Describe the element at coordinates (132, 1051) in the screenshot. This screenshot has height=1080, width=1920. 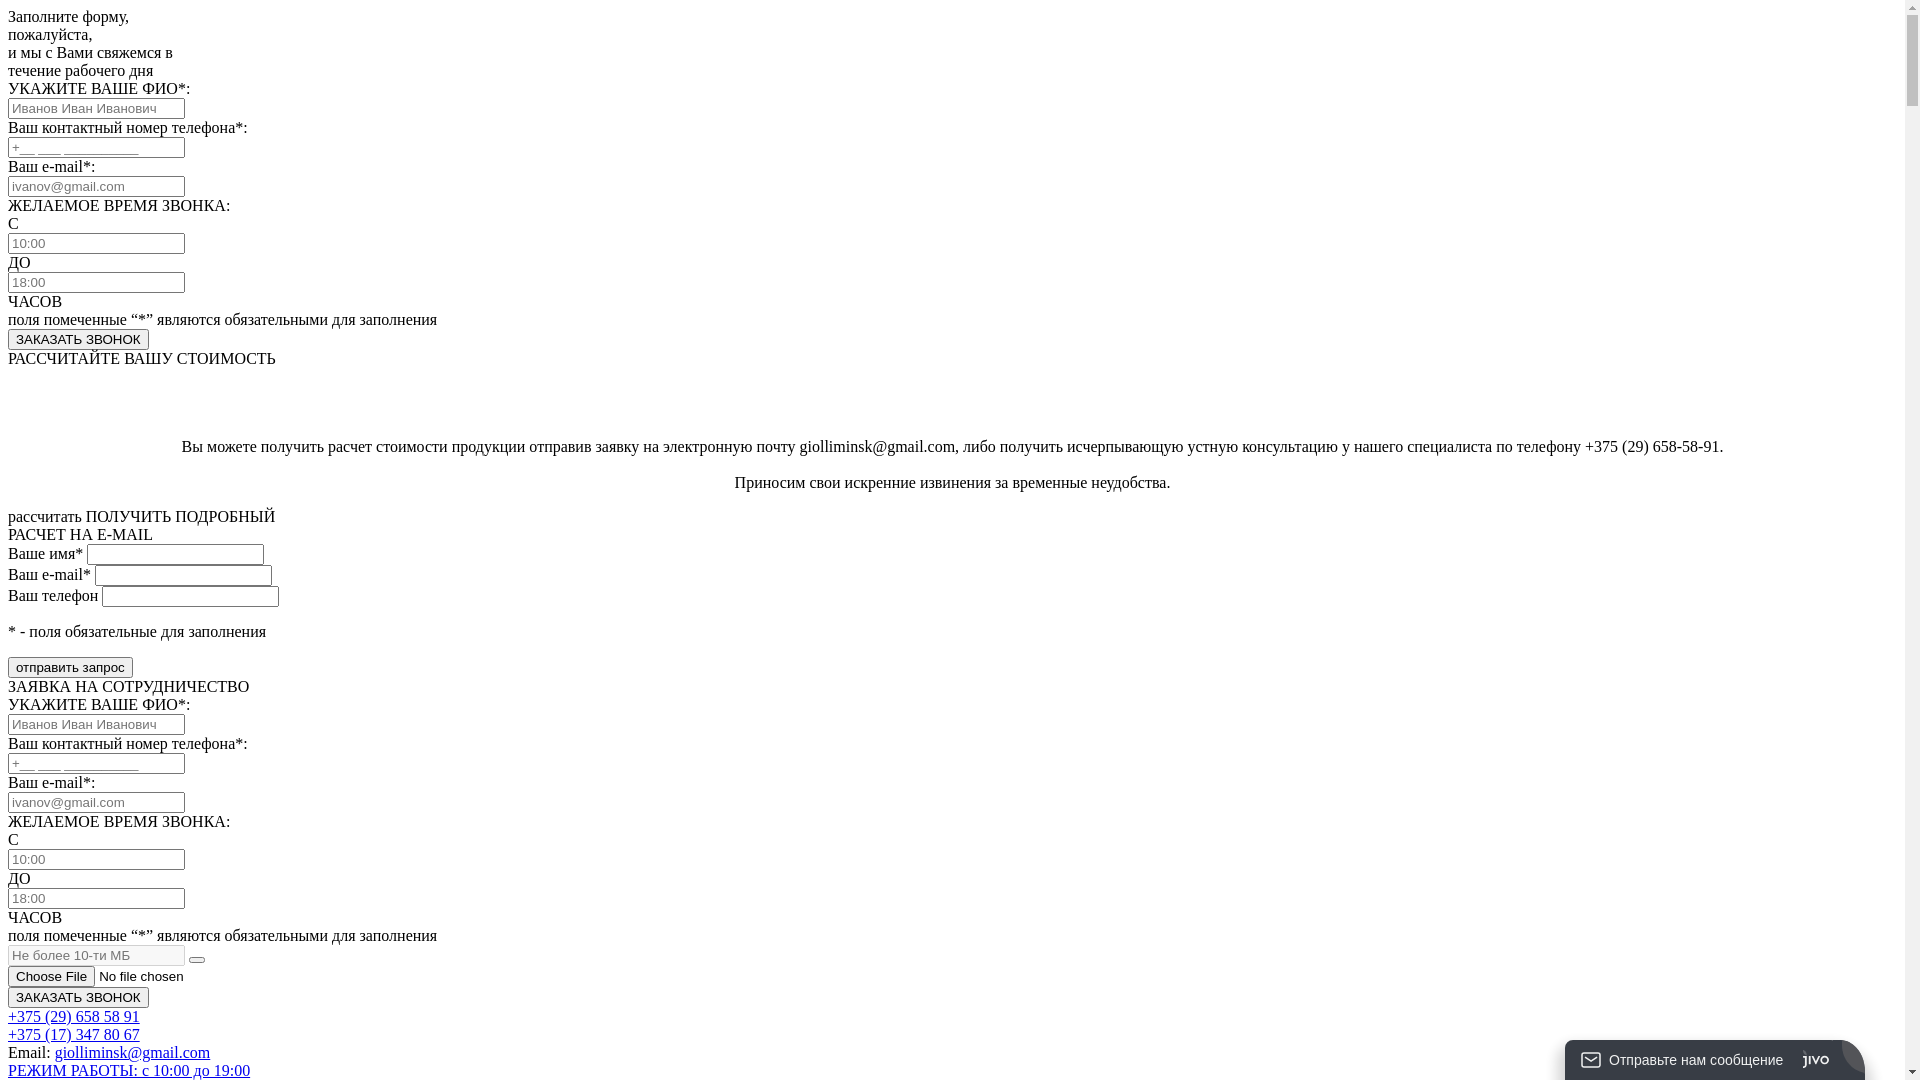
I see `'giolliminsk@gmail.com'` at that location.